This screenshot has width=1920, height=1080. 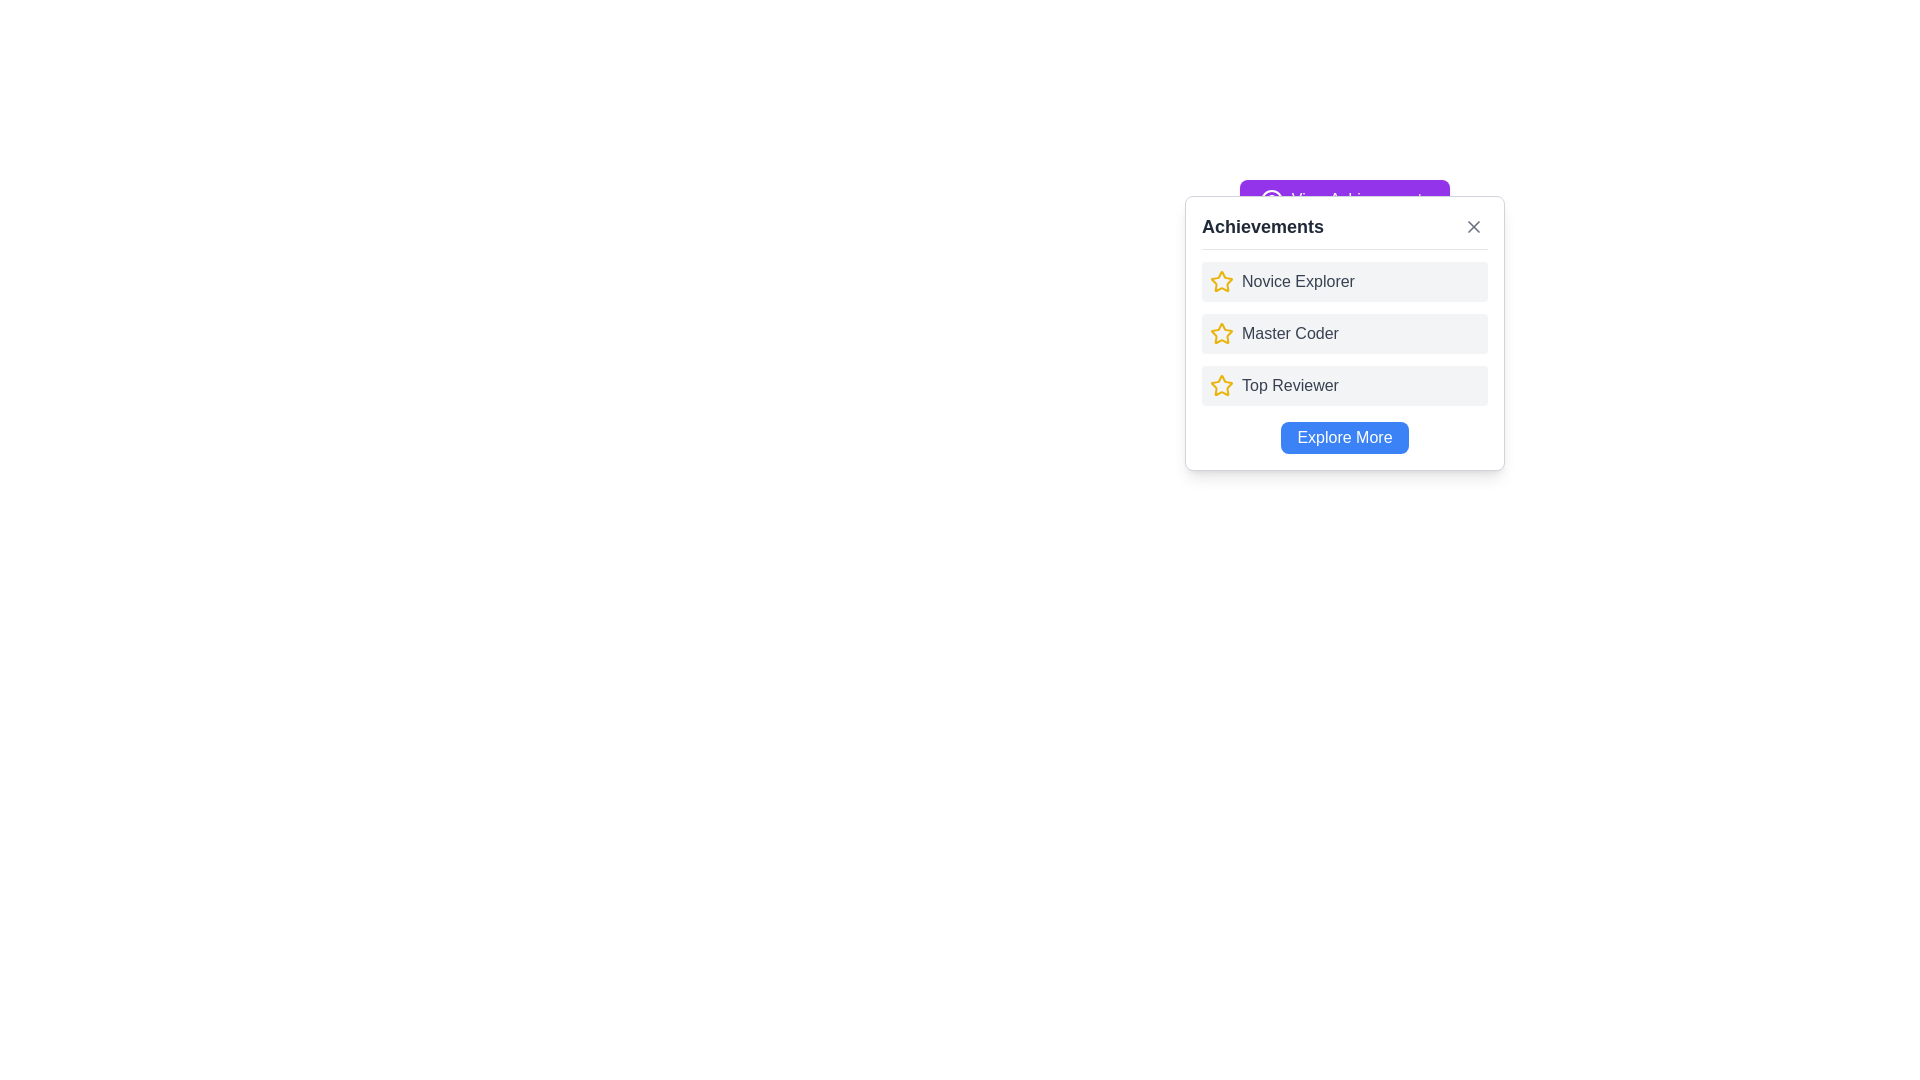 What do you see at coordinates (1270, 200) in the screenshot?
I see `the outer circle of the user avatar in the top left corner of the popup interface` at bounding box center [1270, 200].